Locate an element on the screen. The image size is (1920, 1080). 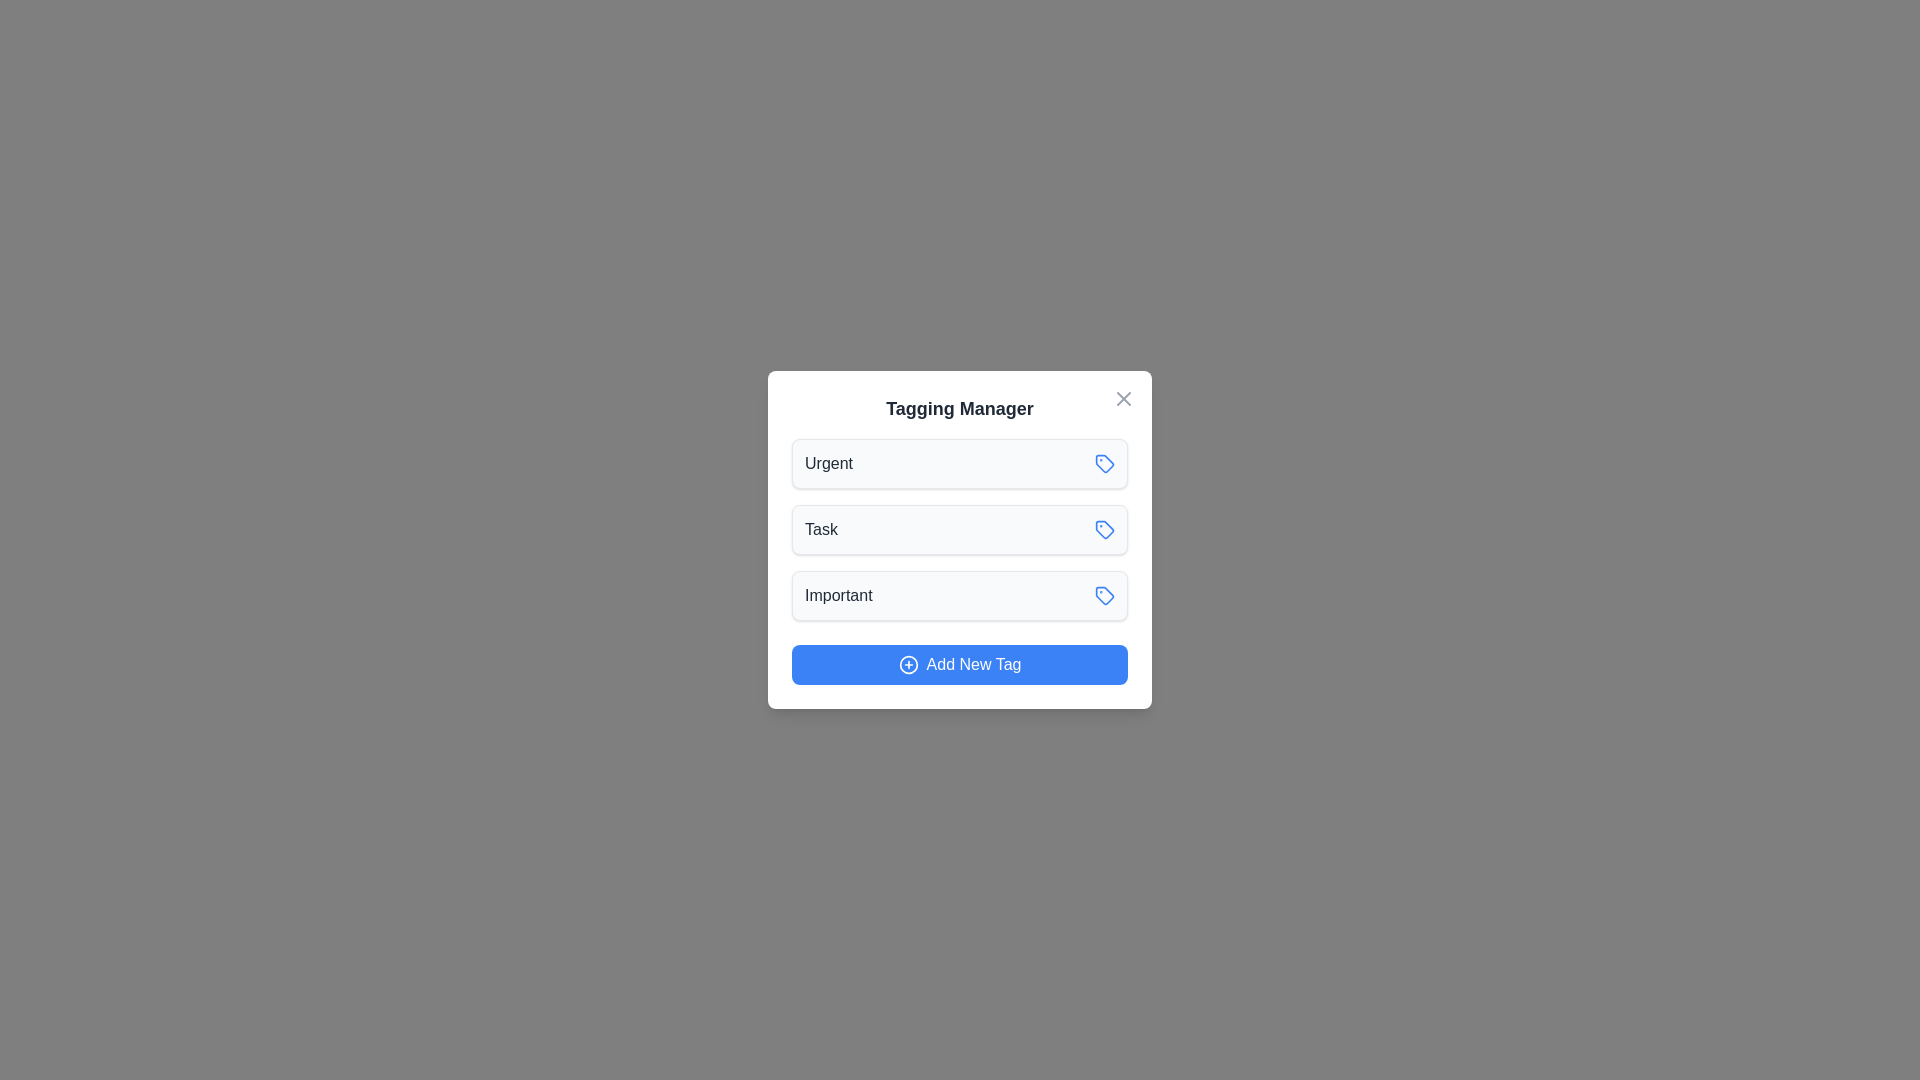
the tag icon corresponding to Task to view its details is located at coordinates (1103, 528).